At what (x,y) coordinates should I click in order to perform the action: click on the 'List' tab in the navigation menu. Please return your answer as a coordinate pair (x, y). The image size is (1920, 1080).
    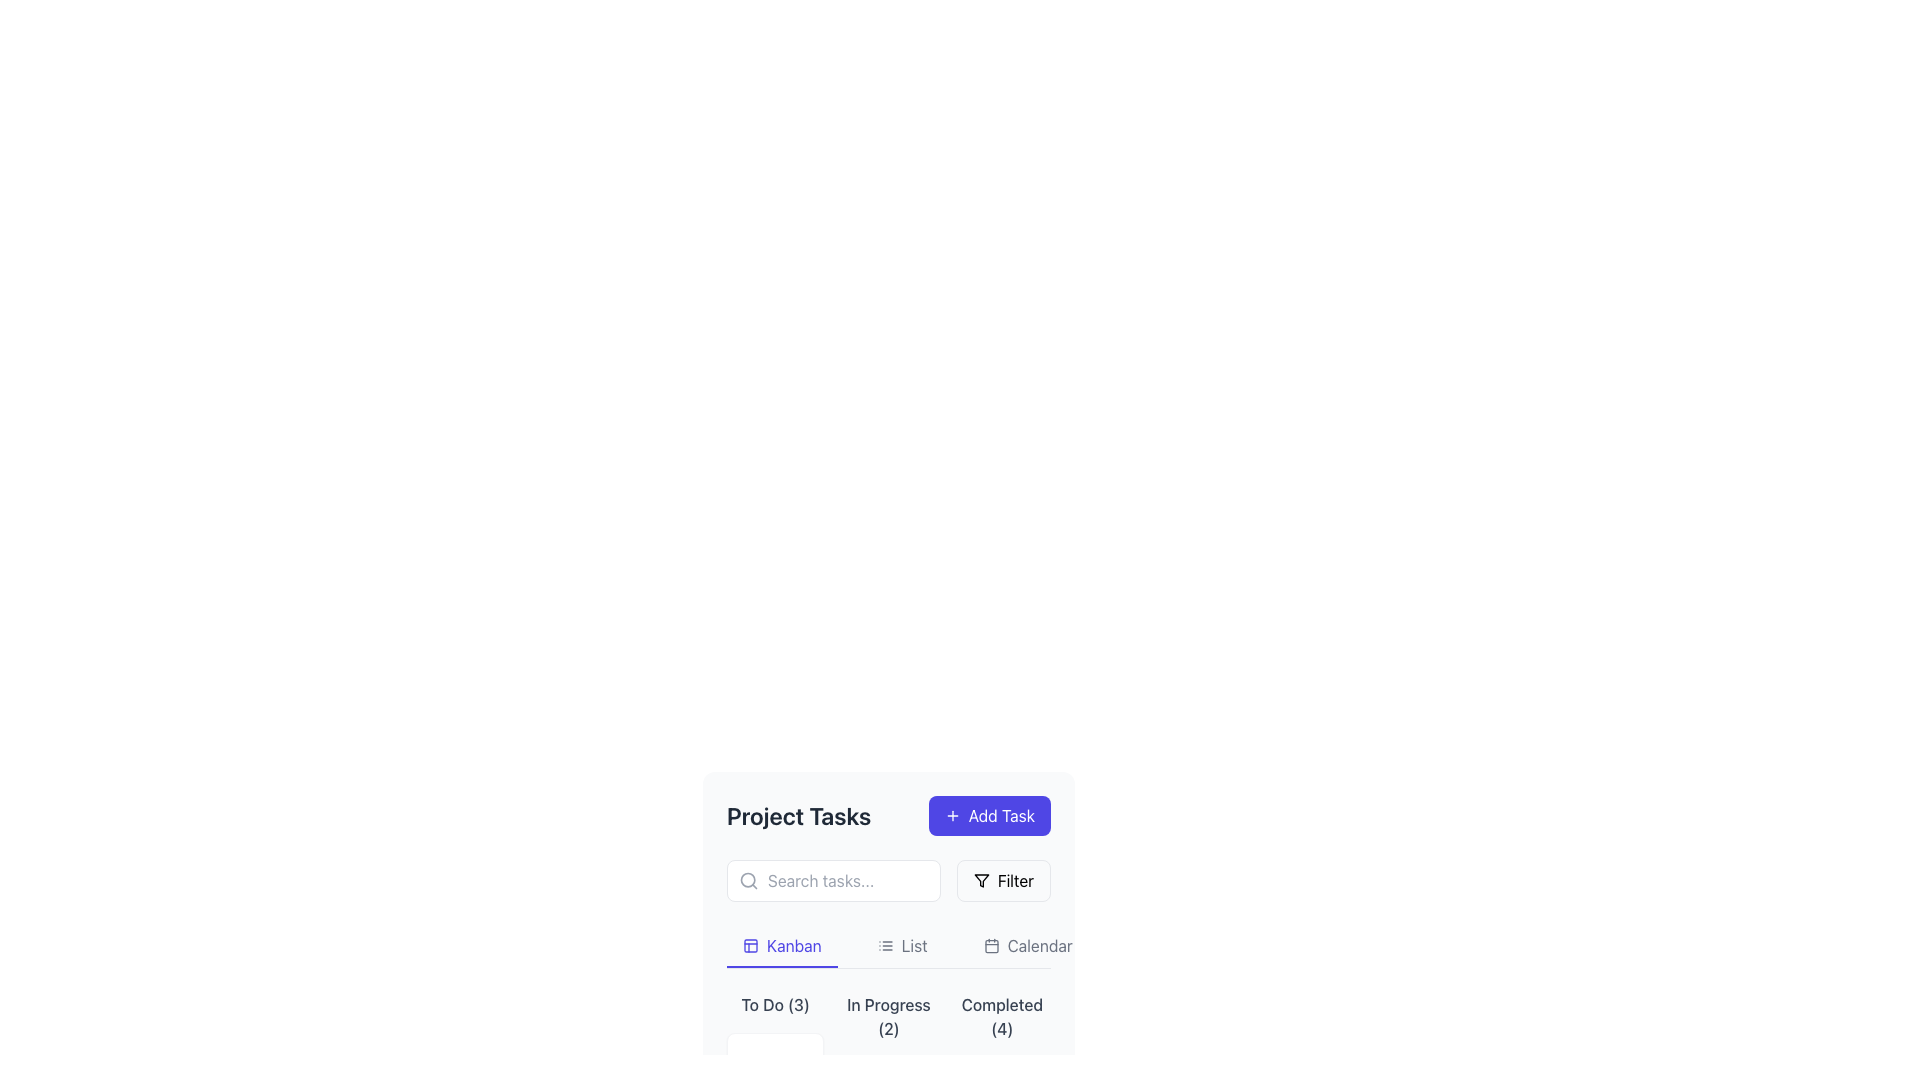
    Looking at the image, I should click on (887, 946).